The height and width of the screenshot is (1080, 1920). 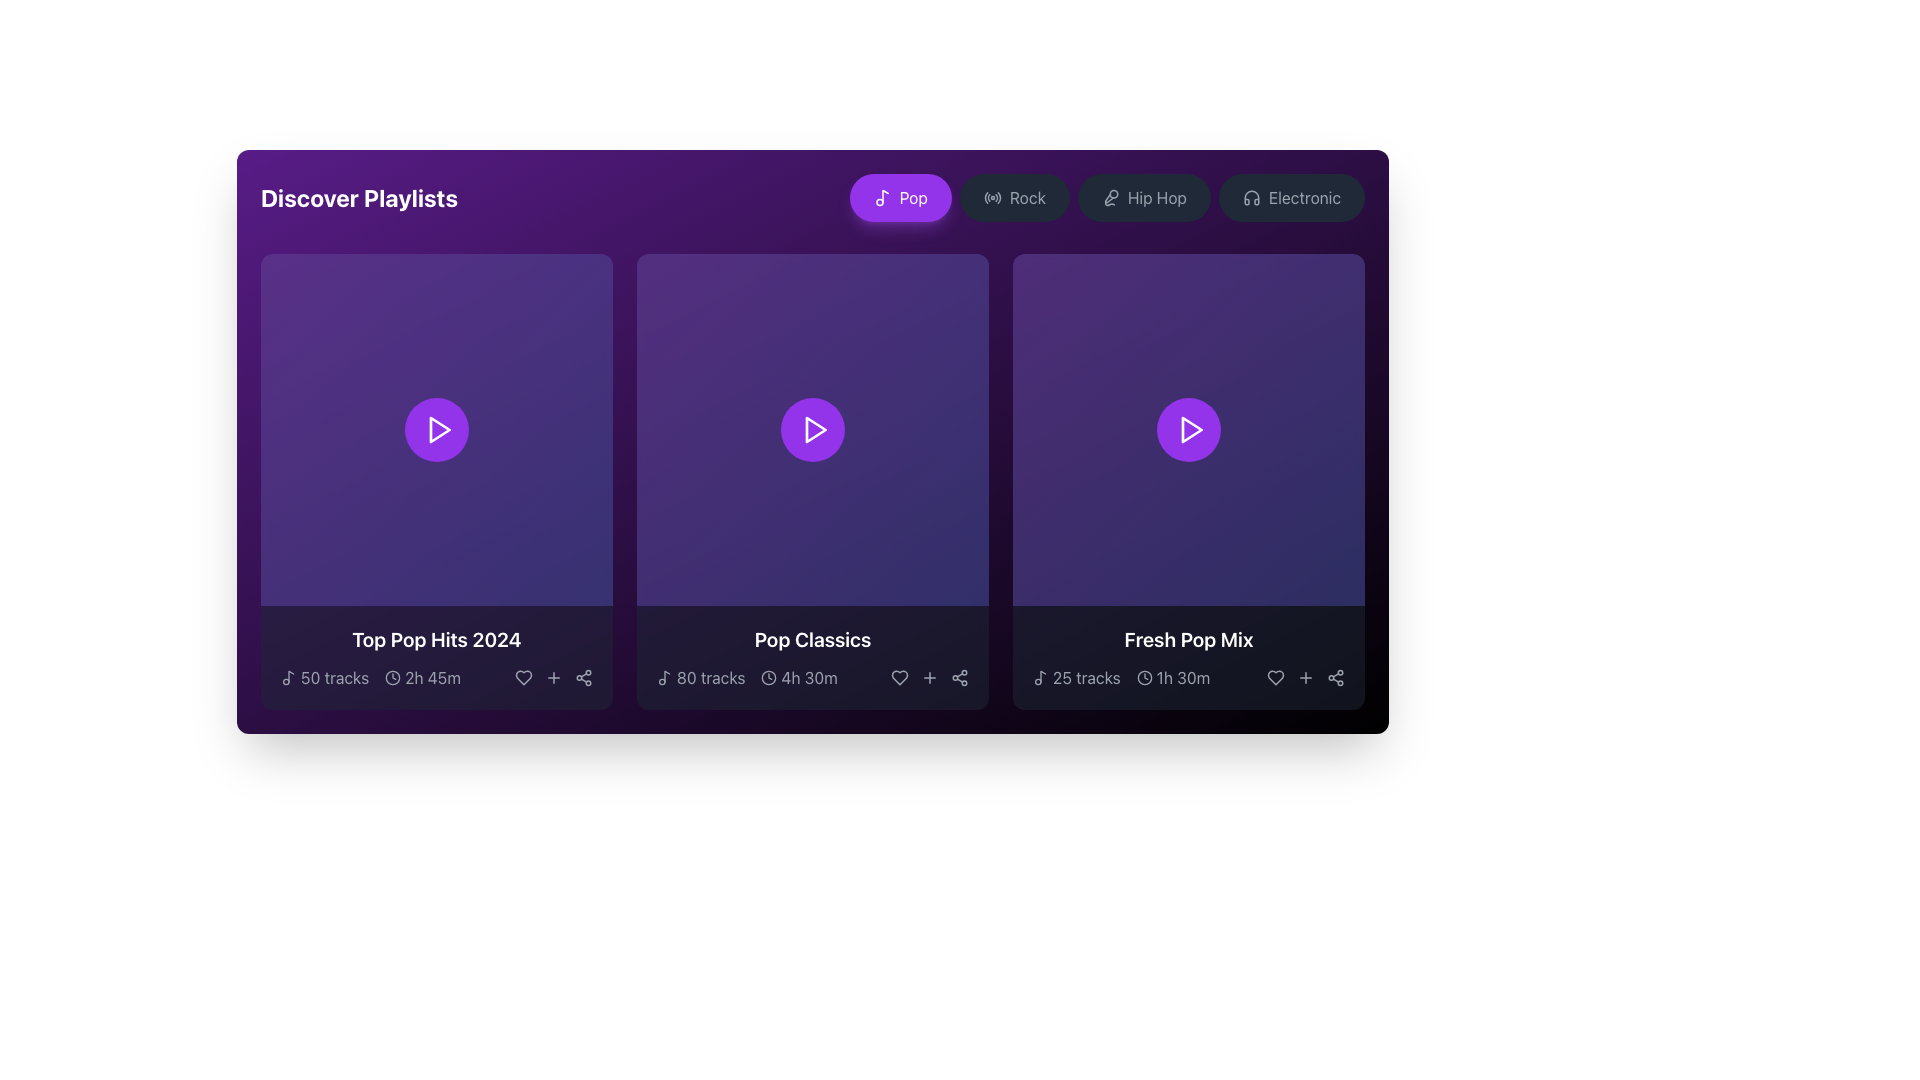 I want to click on the play button located on the 'Pop Classics' playlist card, so click(x=812, y=428).